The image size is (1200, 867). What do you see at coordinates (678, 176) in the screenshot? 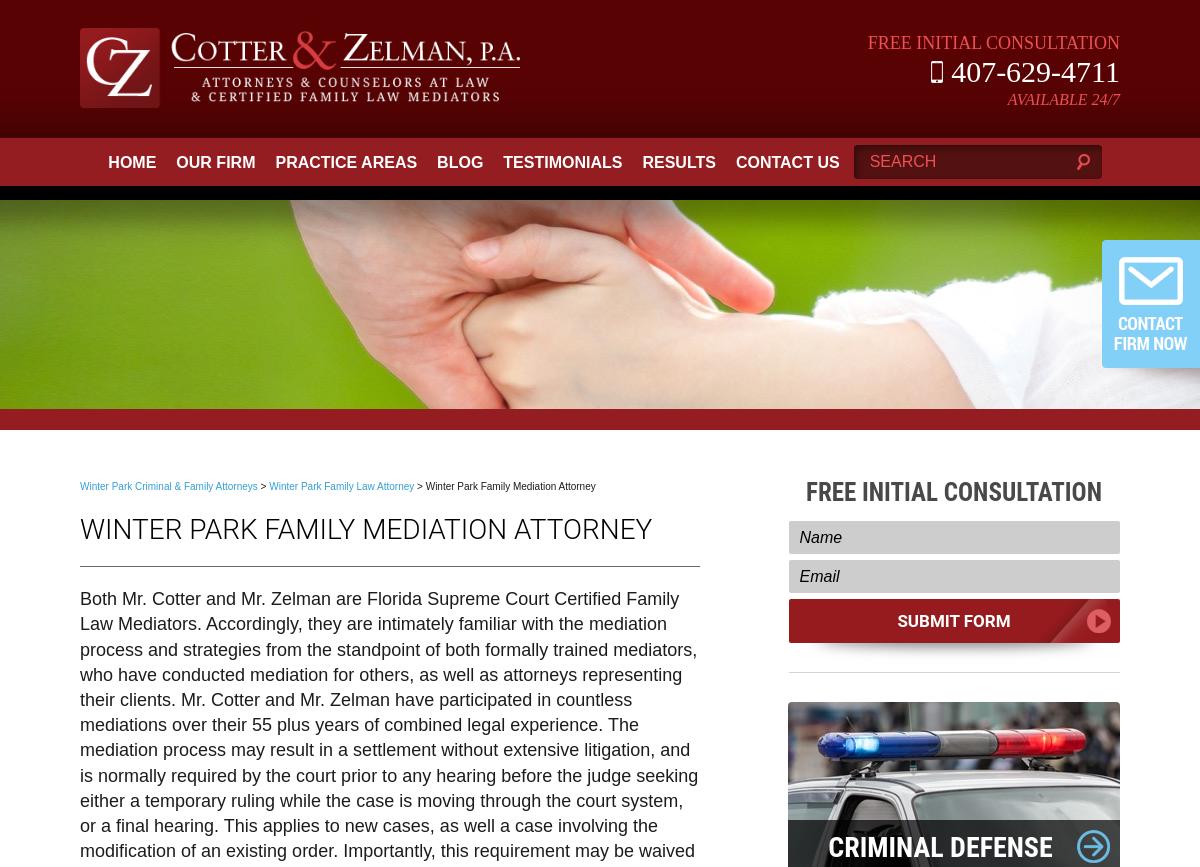
I see `'Results'` at bounding box center [678, 176].